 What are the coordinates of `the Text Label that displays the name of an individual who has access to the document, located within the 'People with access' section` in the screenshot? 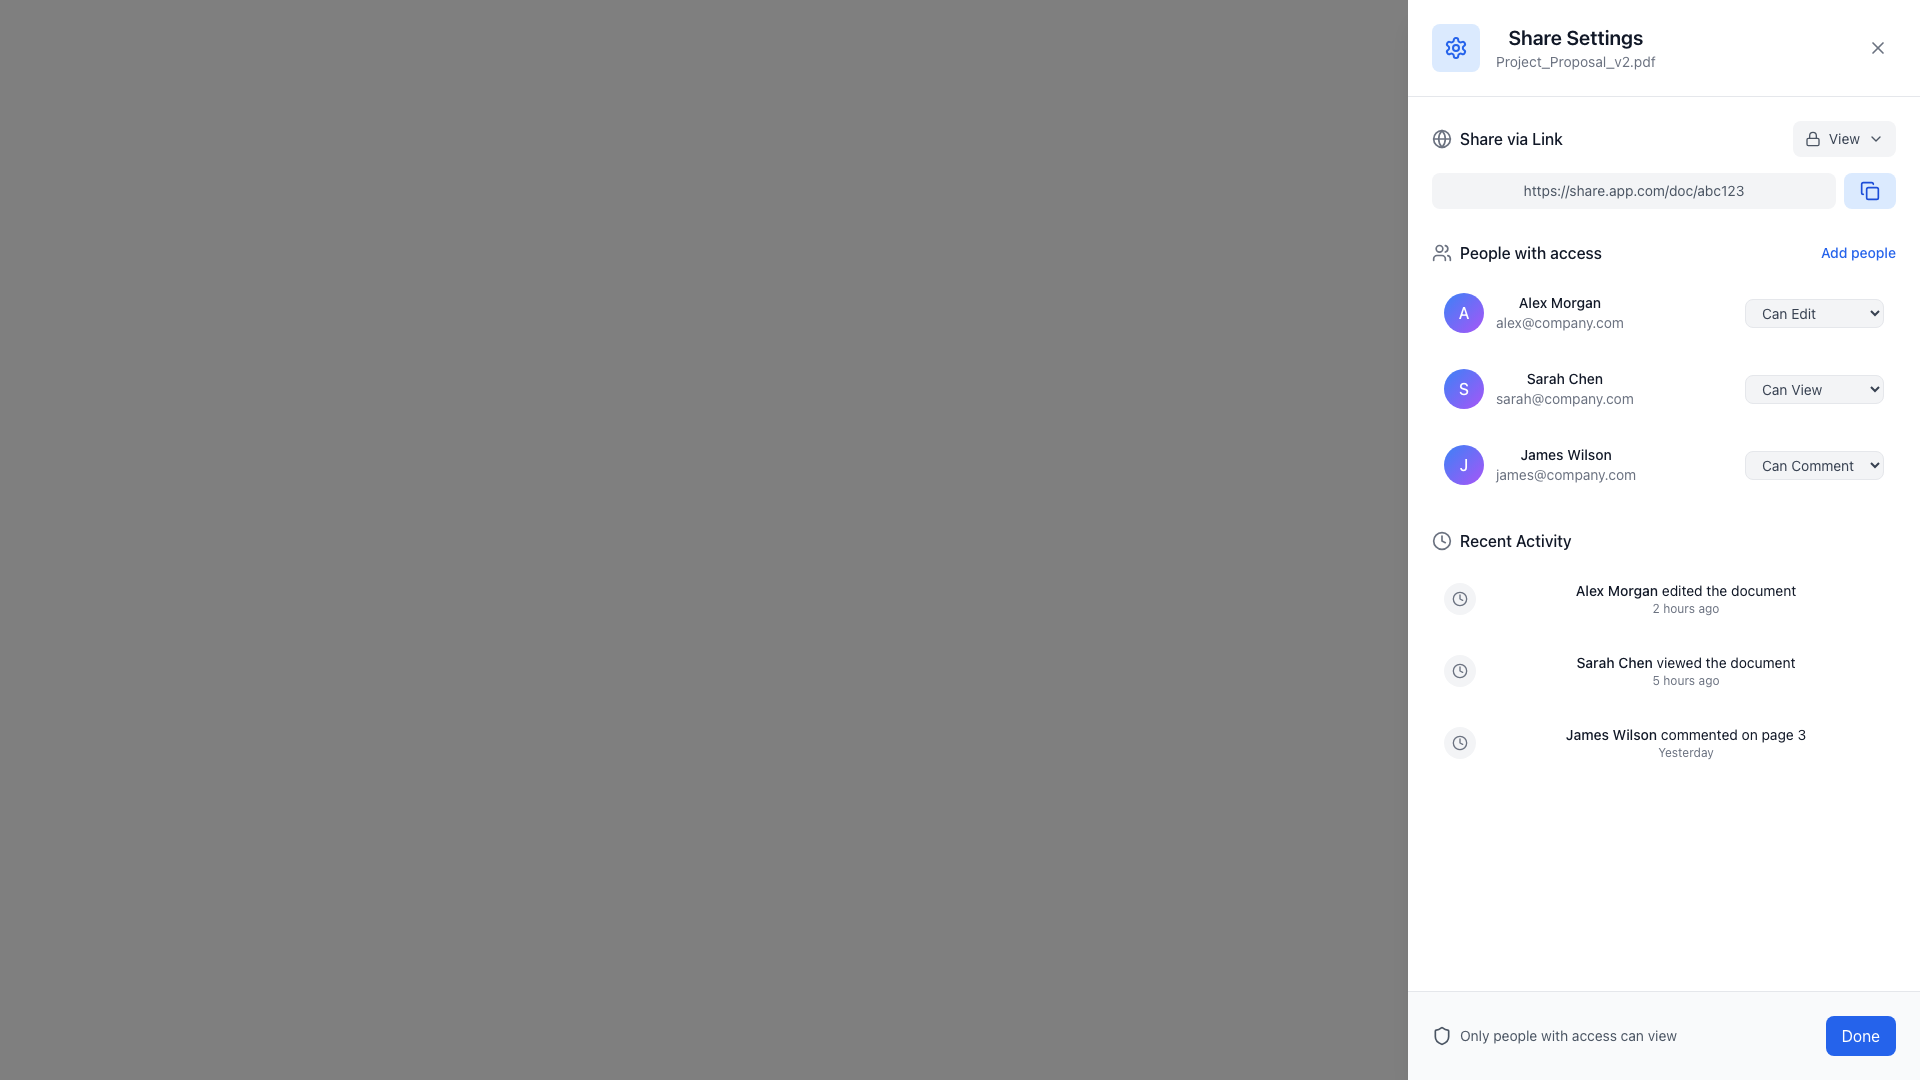 It's located at (1559, 303).